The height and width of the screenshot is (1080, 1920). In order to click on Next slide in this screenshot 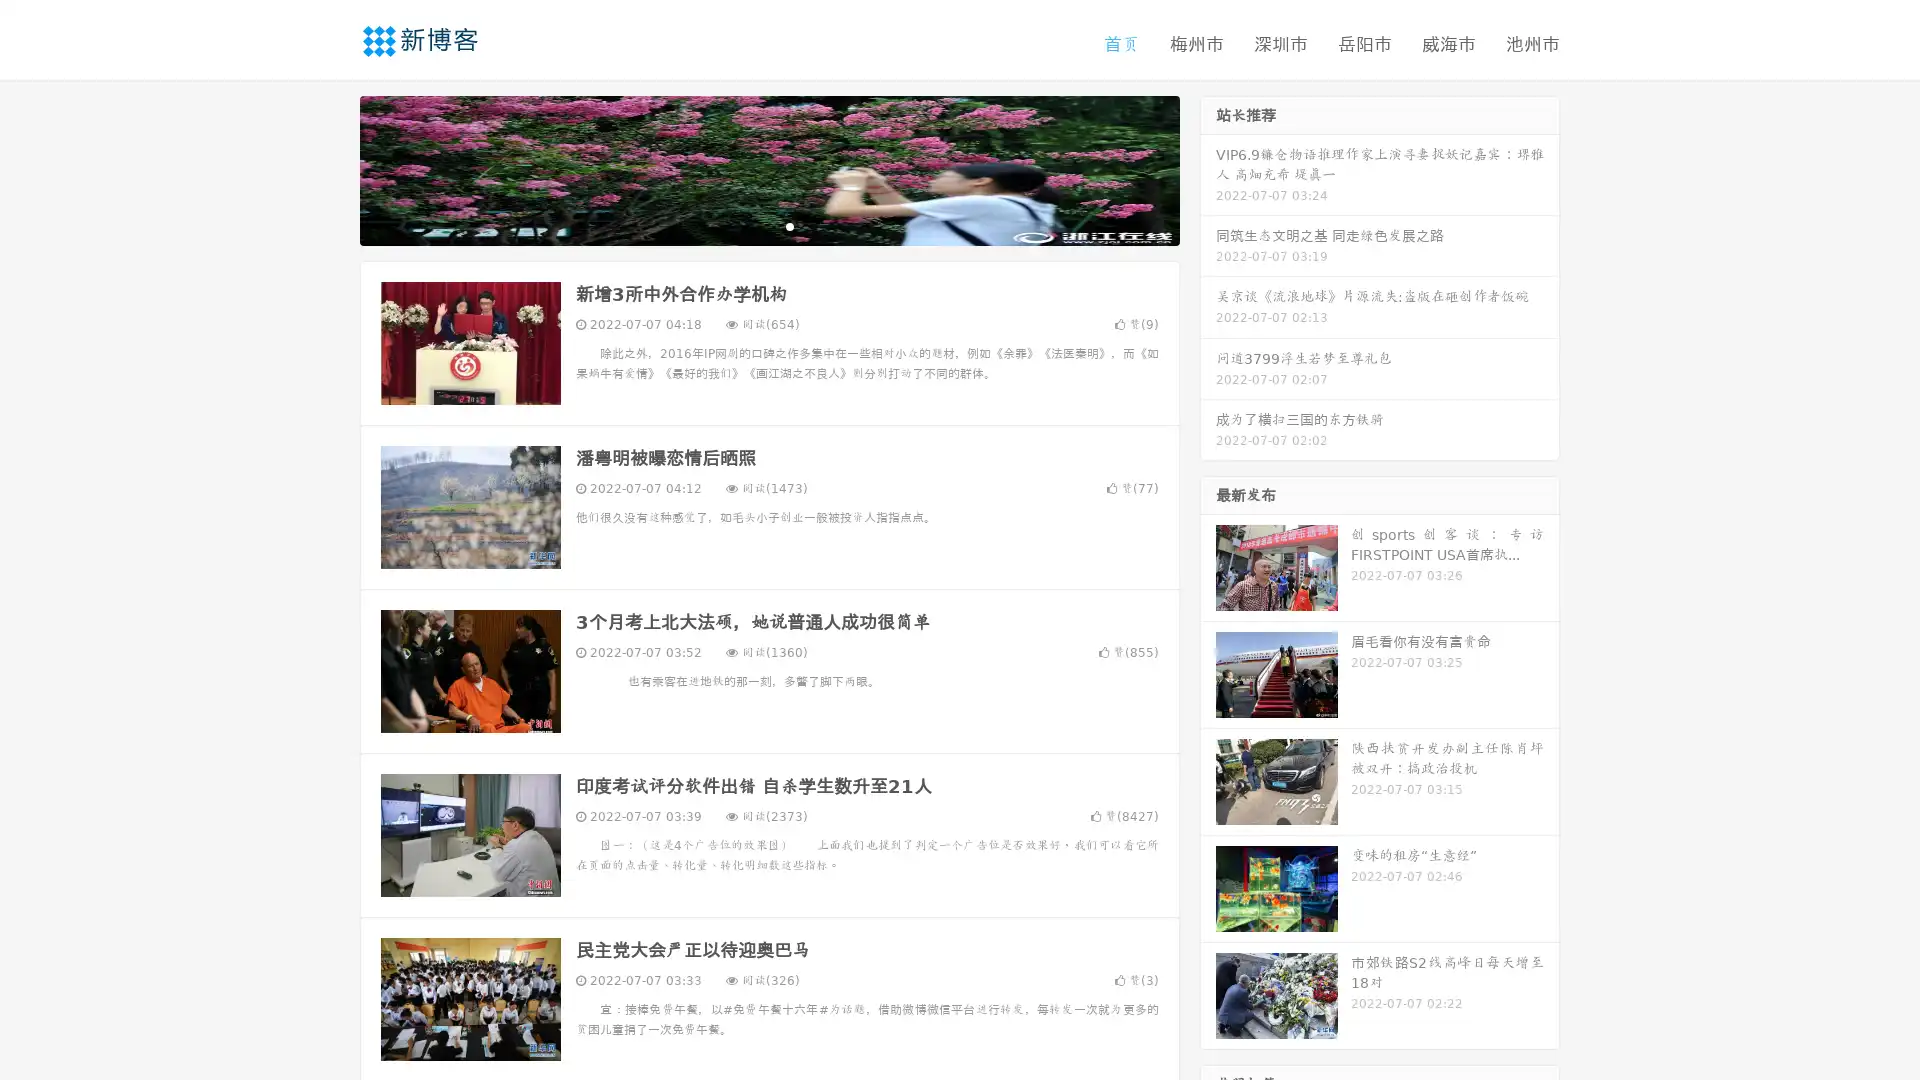, I will do `click(1208, 168)`.